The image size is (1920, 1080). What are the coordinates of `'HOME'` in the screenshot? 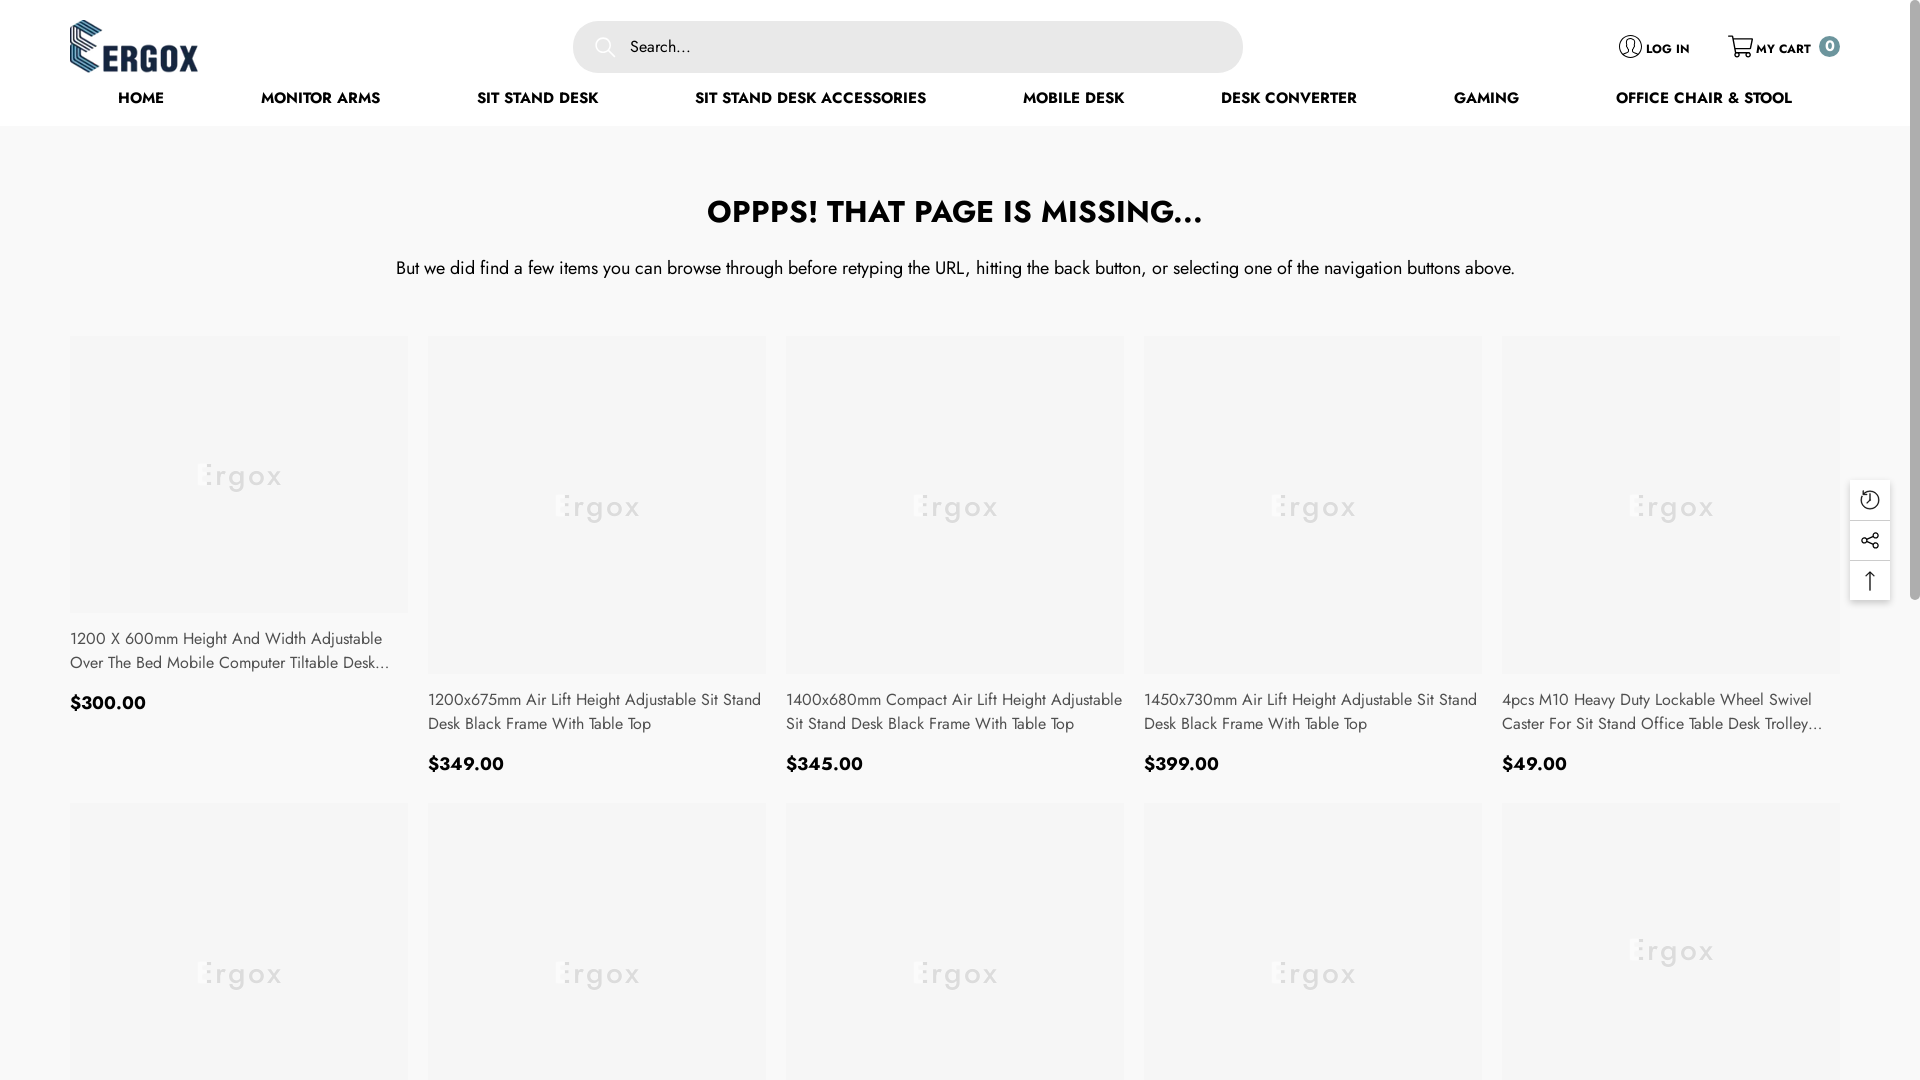 It's located at (139, 99).